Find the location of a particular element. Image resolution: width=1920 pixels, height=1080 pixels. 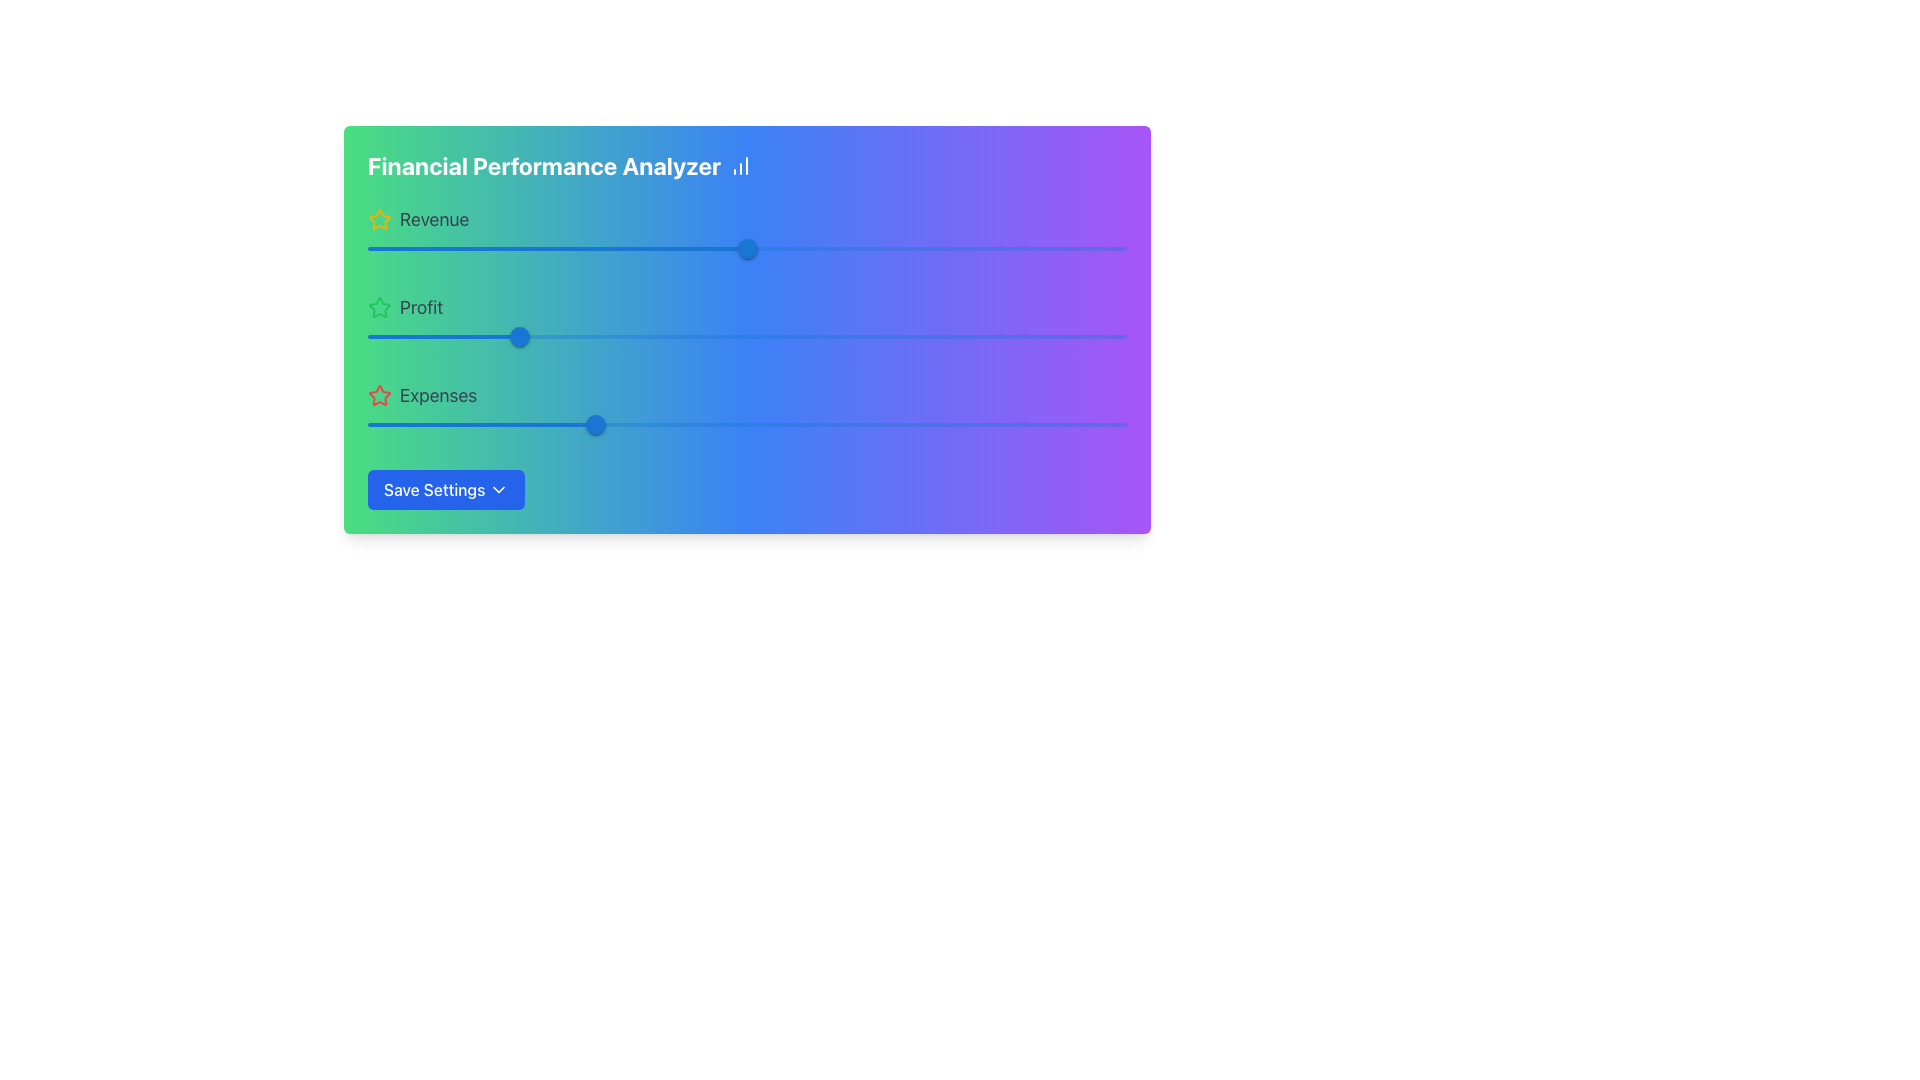

the star icon representing the 'Profit' metric, which is located to the left of the 'Profit' text label in the financial performance section is located at coordinates (379, 308).